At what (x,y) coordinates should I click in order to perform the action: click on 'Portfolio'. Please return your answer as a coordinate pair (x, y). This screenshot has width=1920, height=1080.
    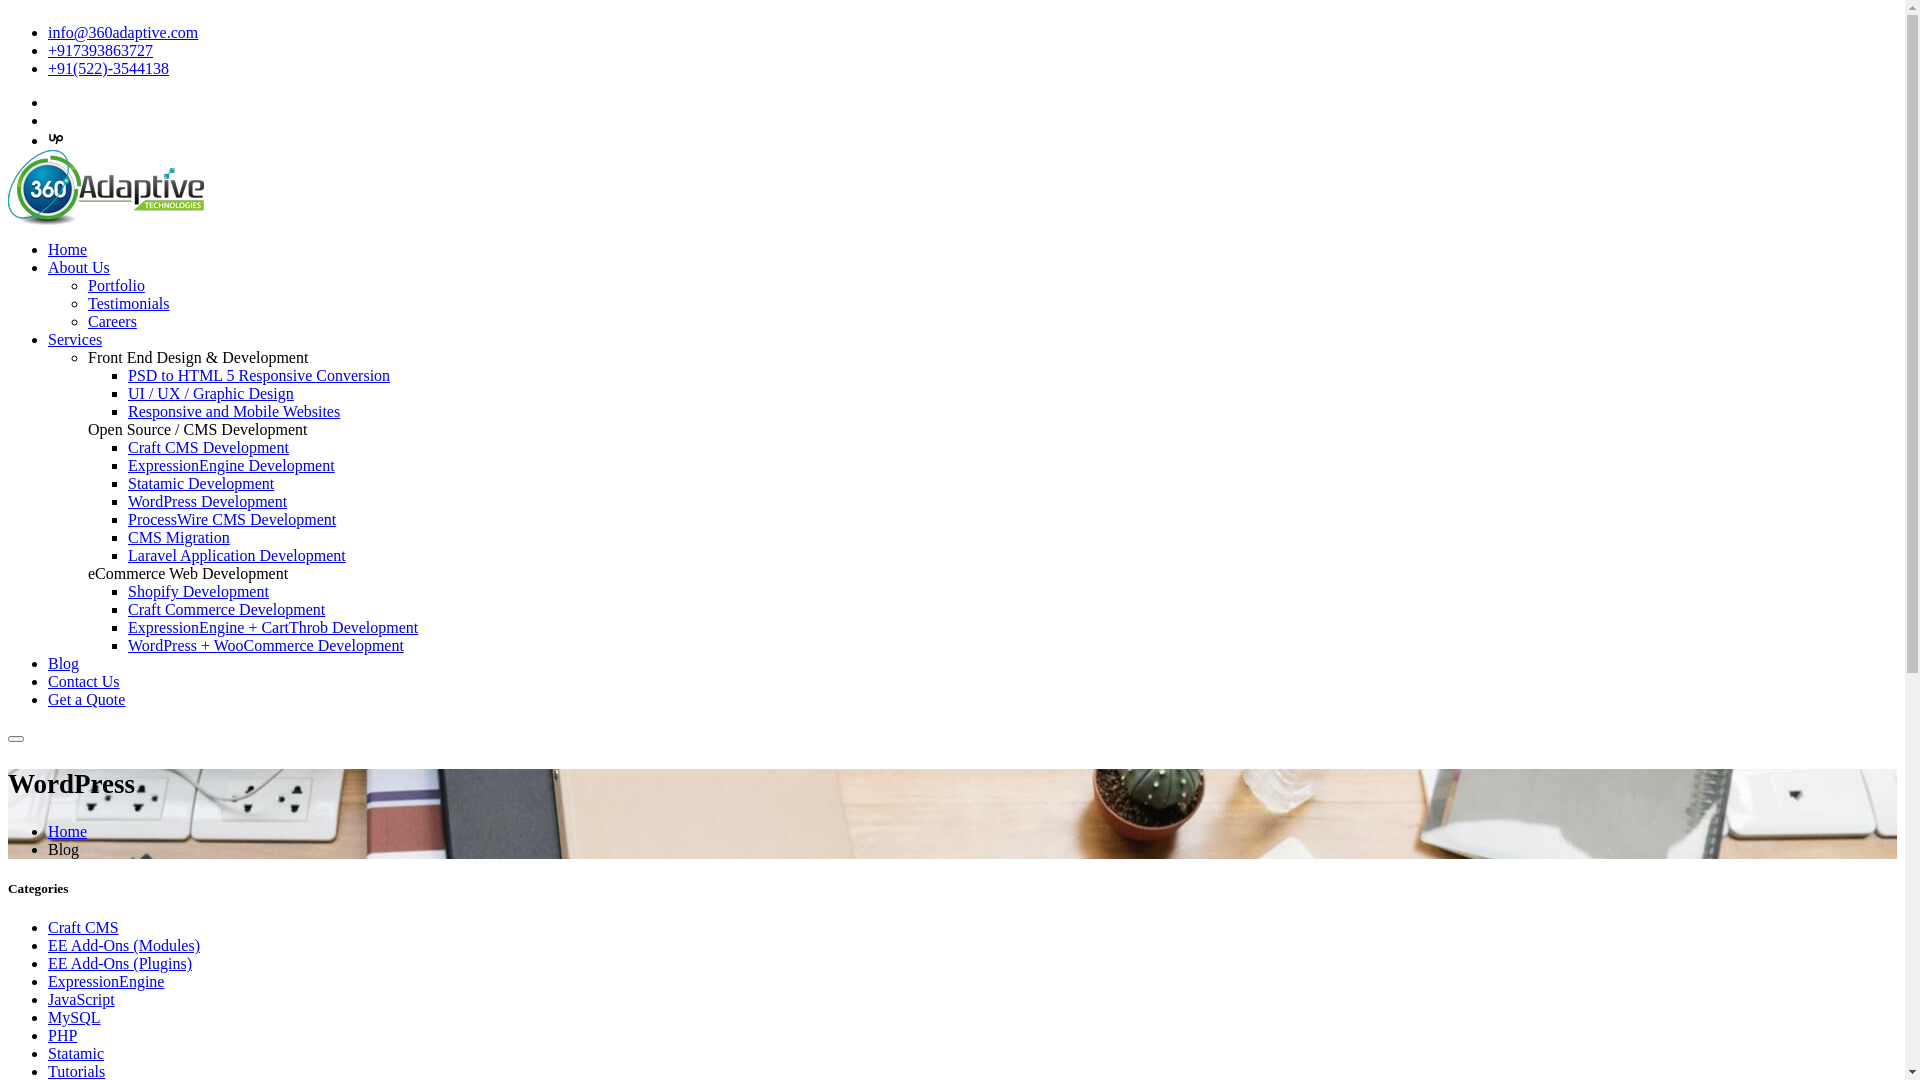
    Looking at the image, I should click on (115, 285).